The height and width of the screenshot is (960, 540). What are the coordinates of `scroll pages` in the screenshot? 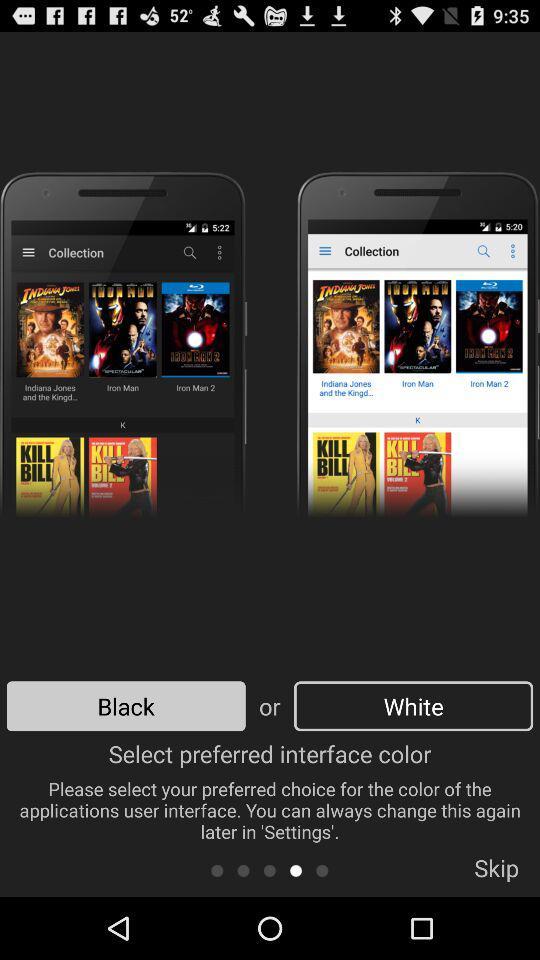 It's located at (269, 869).